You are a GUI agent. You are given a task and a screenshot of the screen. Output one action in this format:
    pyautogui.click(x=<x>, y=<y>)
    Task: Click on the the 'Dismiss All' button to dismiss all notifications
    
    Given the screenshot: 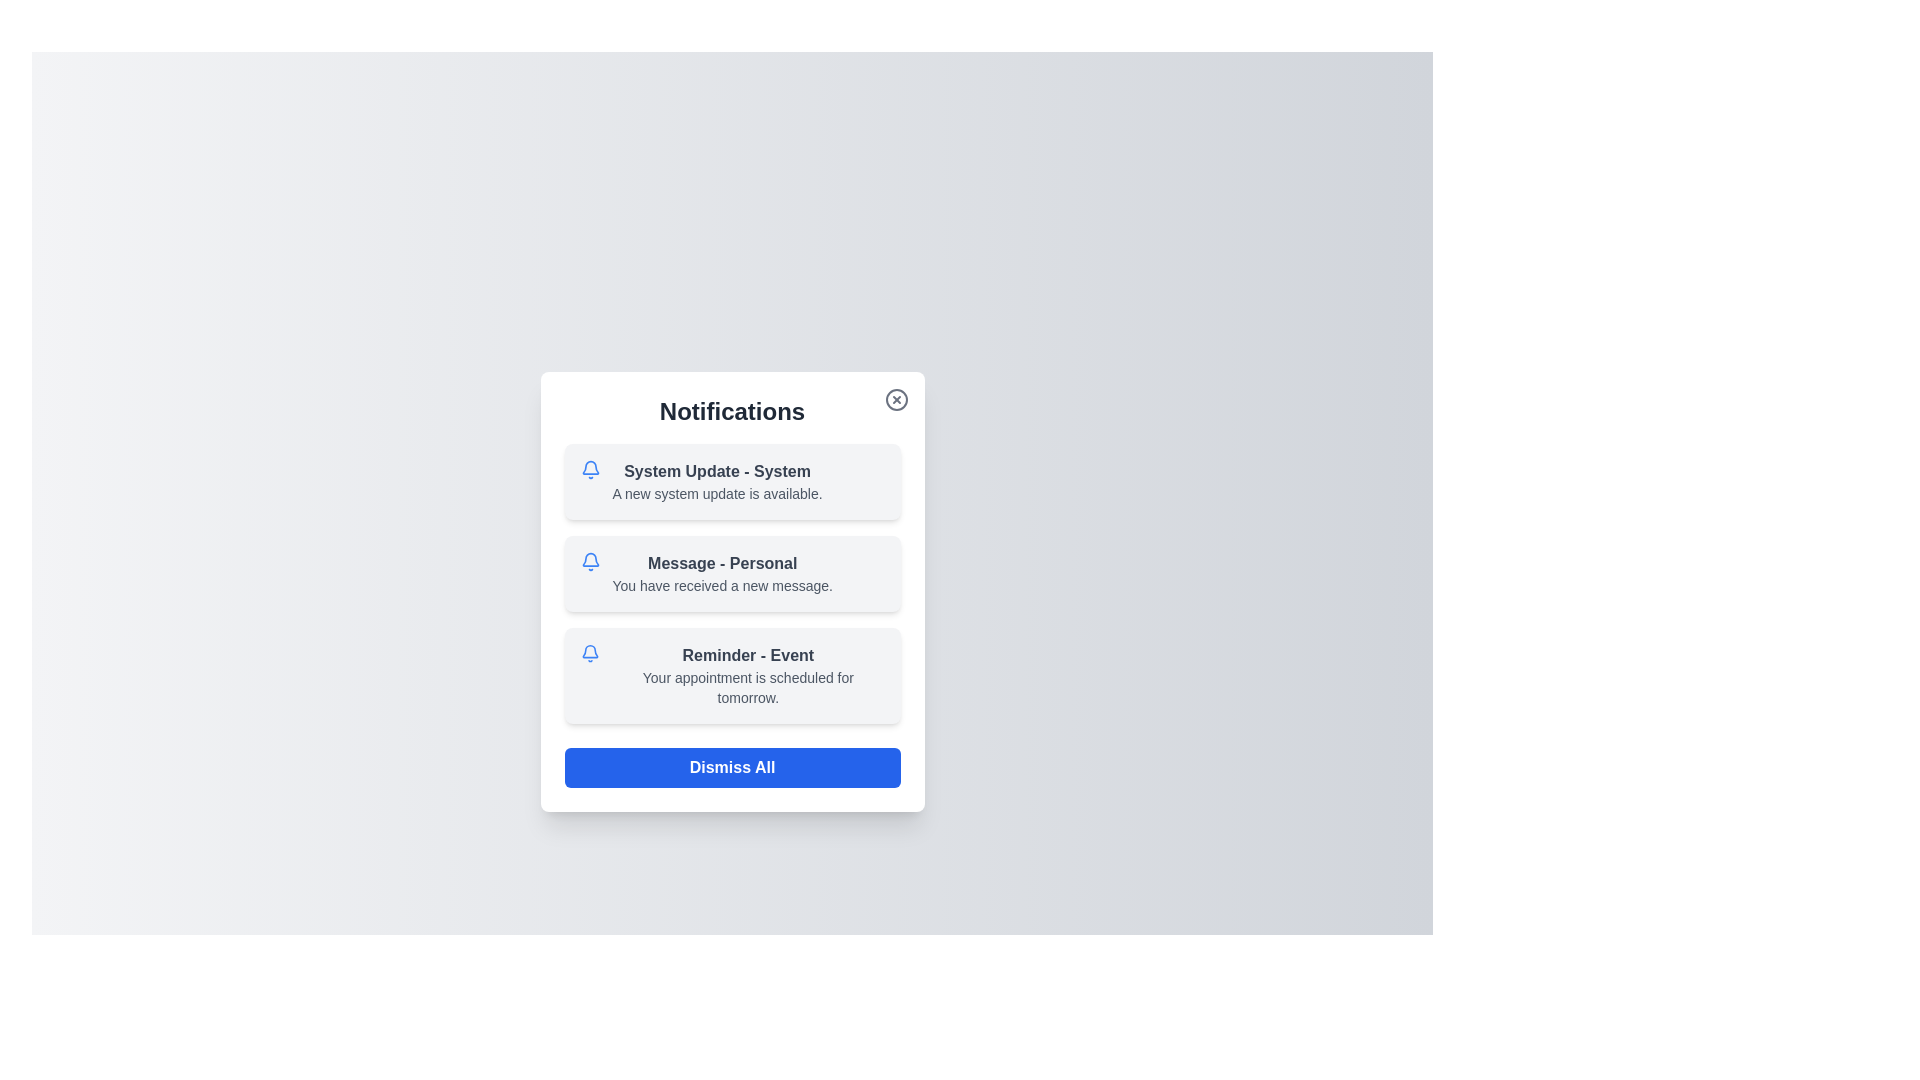 What is the action you would take?
    pyautogui.click(x=731, y=766)
    